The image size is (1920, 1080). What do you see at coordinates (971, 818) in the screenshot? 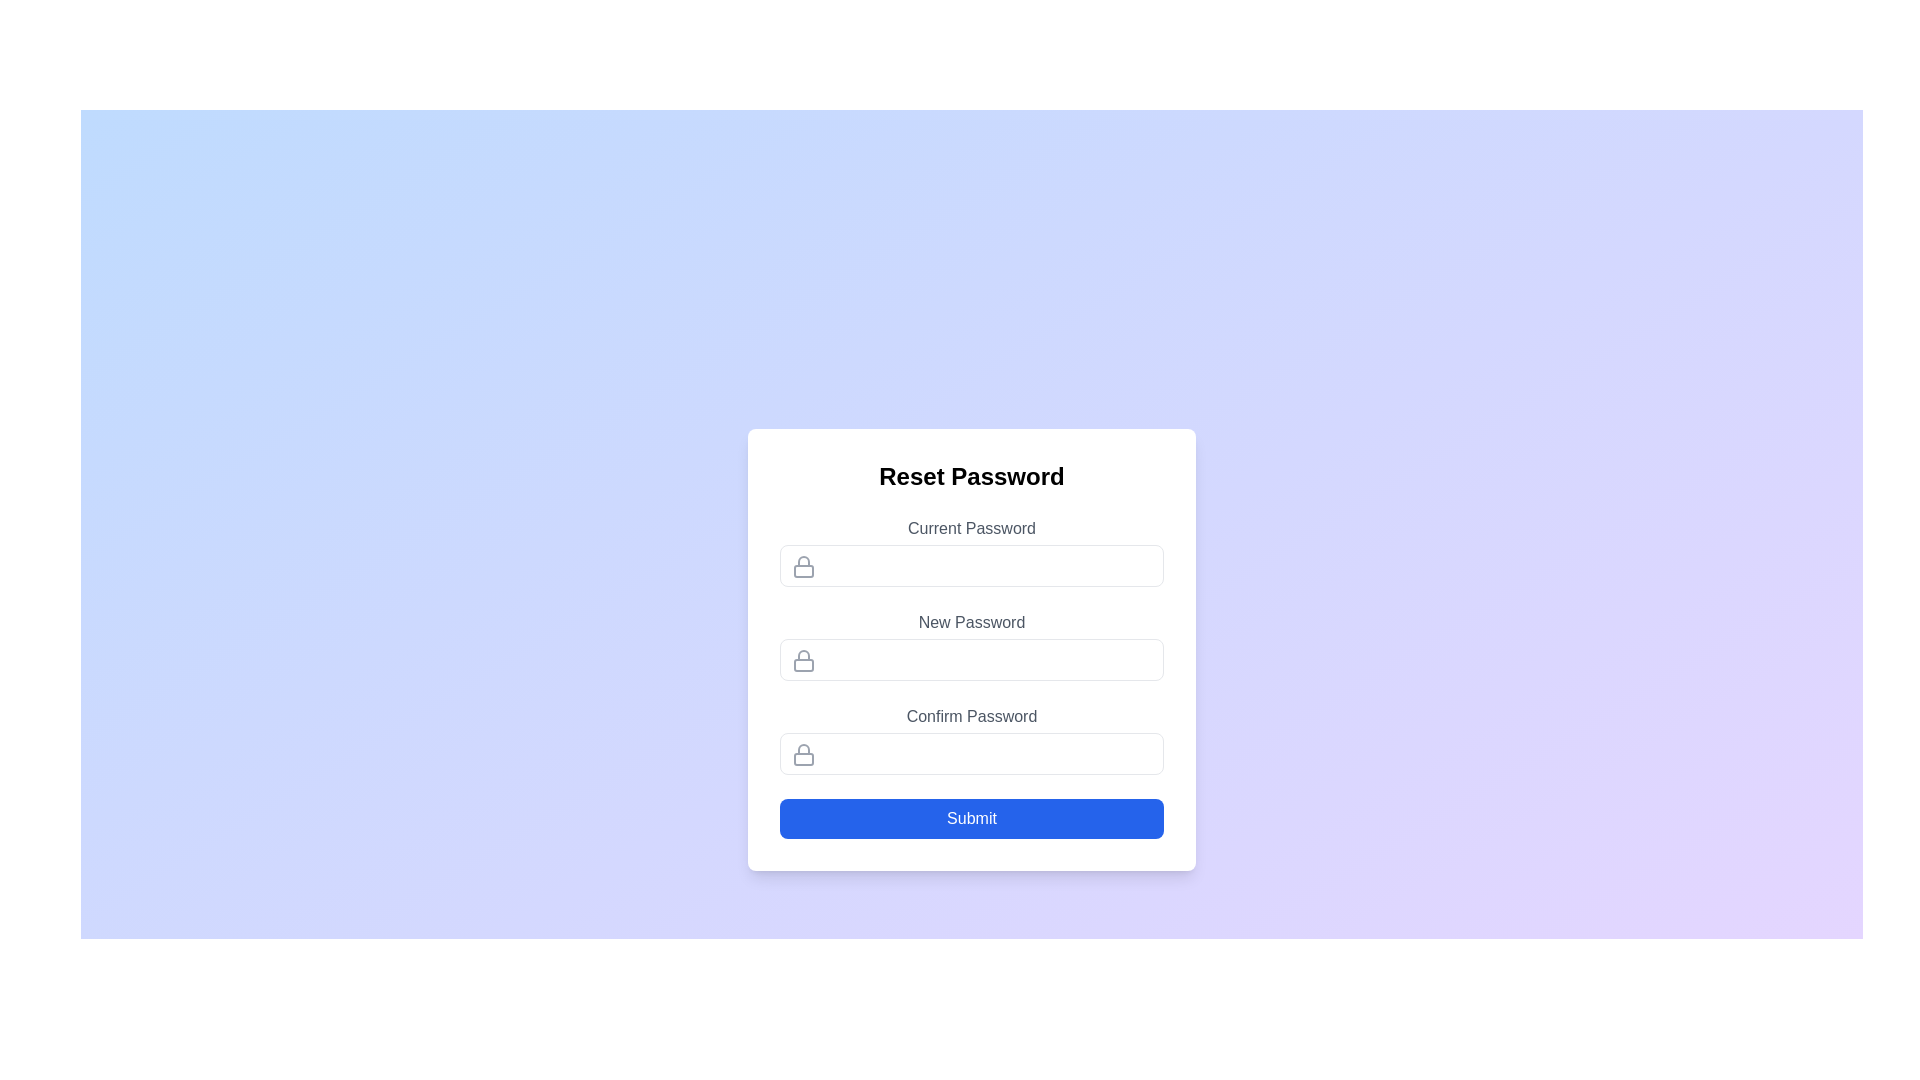
I see `the blue 'Submit' button with white text at the bottom of the 'Reset Password' dialogue box` at bounding box center [971, 818].